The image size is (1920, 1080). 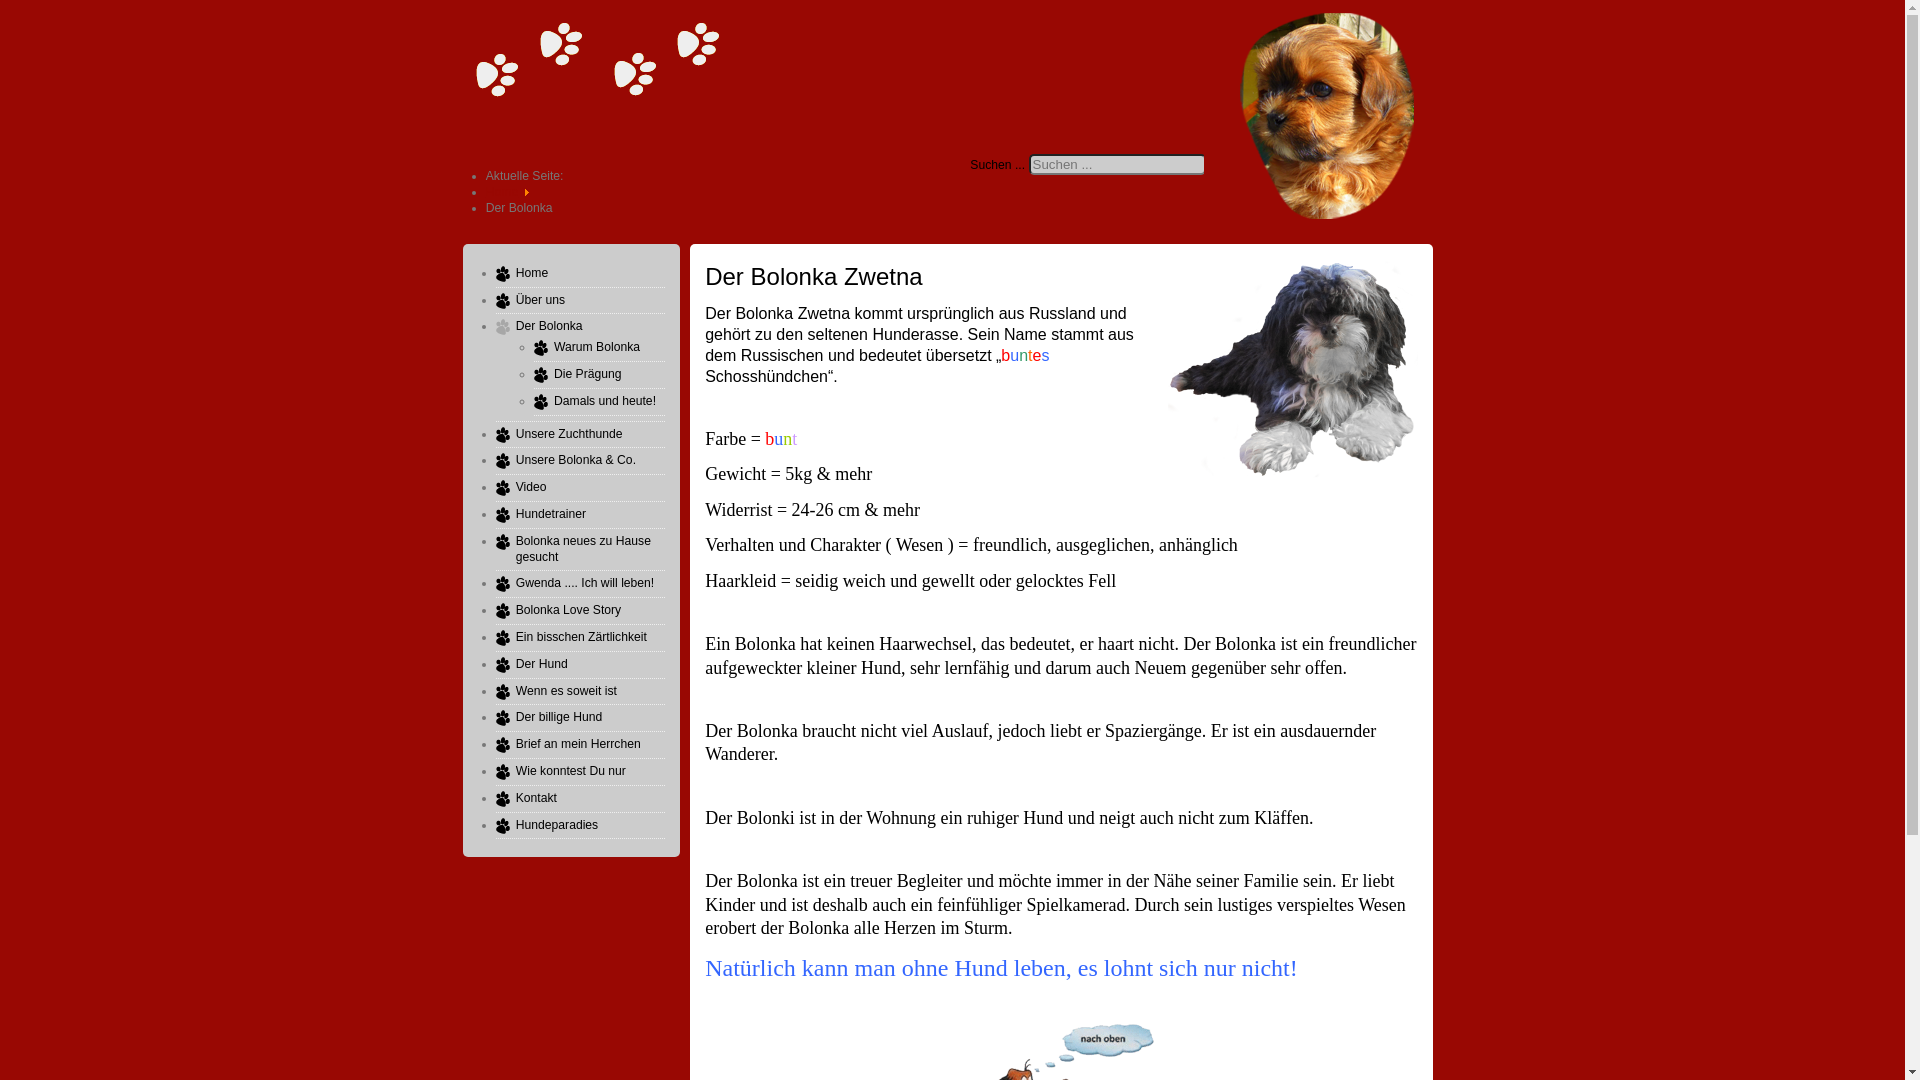 What do you see at coordinates (515, 744) in the screenshot?
I see `'Brief an mein Herrchen'` at bounding box center [515, 744].